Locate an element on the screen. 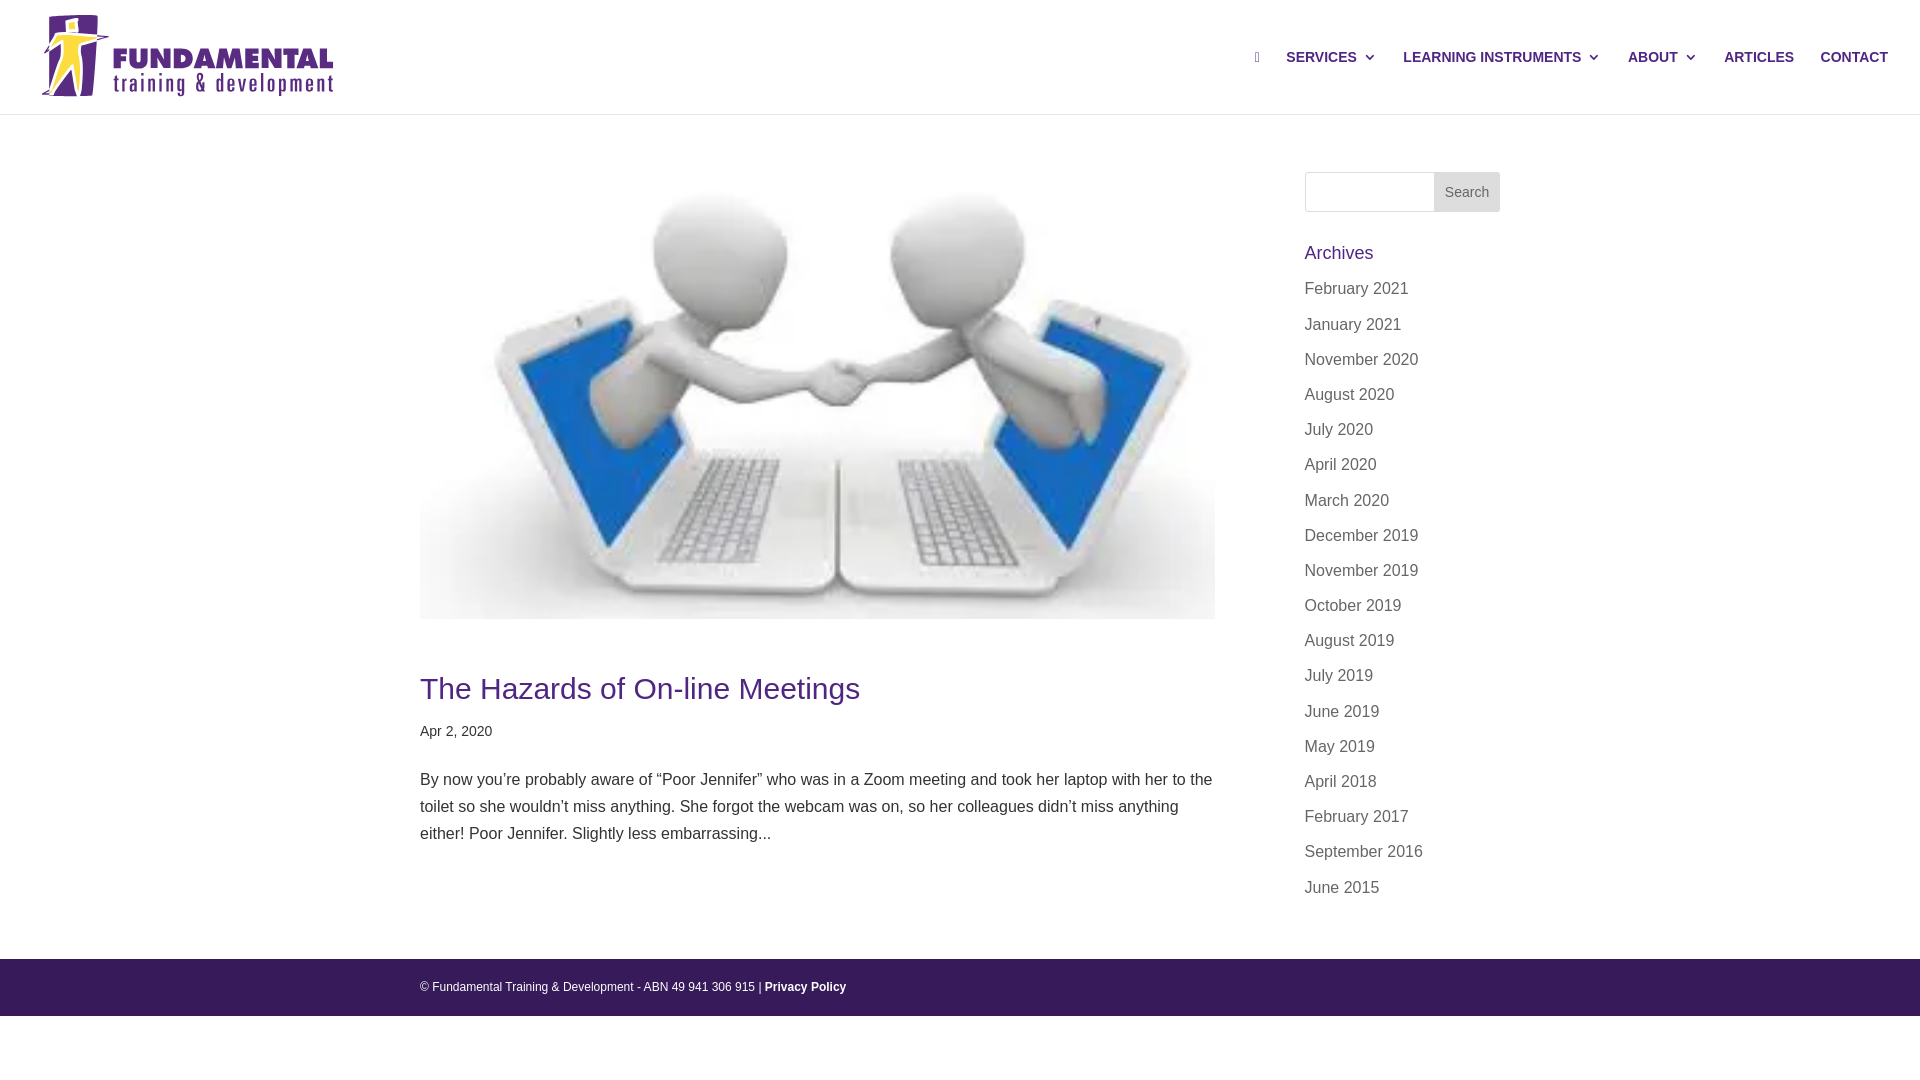 This screenshot has width=1920, height=1080. 'January 2021' is located at coordinates (1353, 323).